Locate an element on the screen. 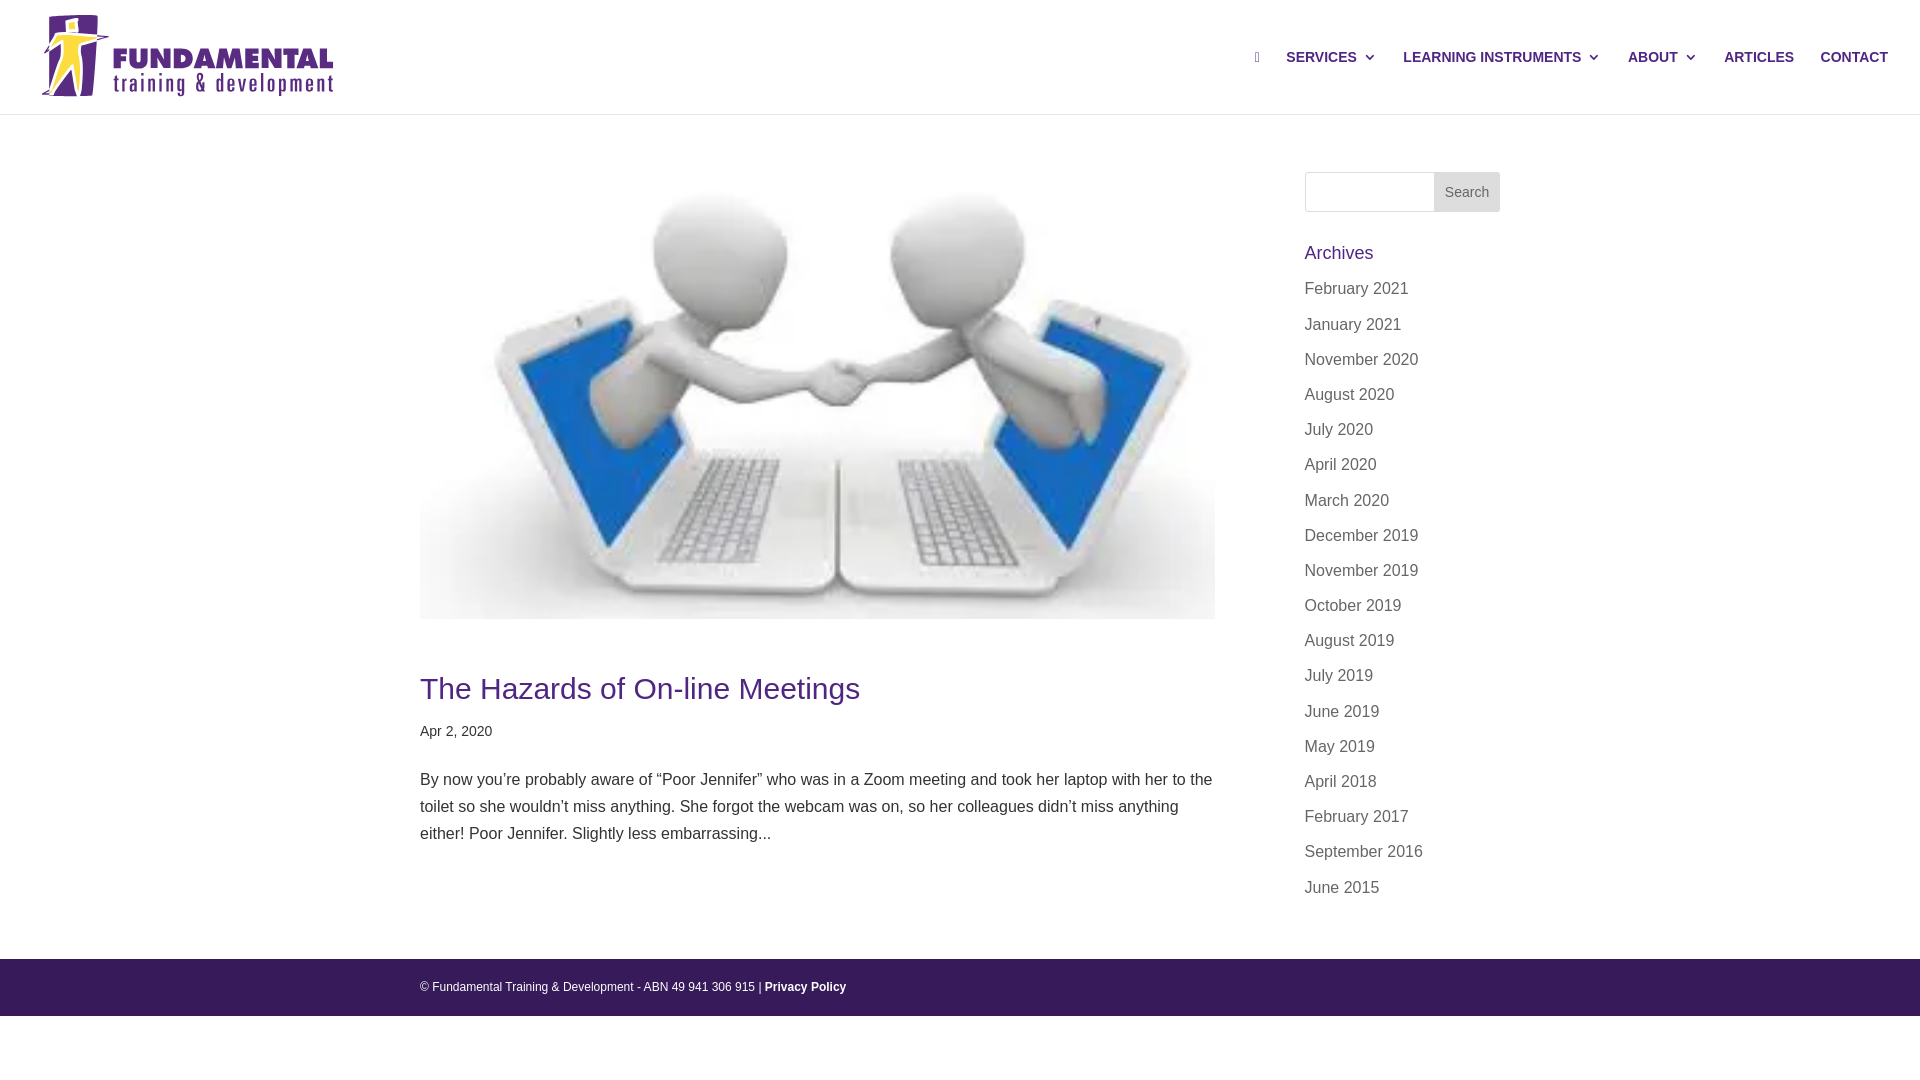 This screenshot has width=1920, height=1080. 'January 2021' is located at coordinates (1353, 323).